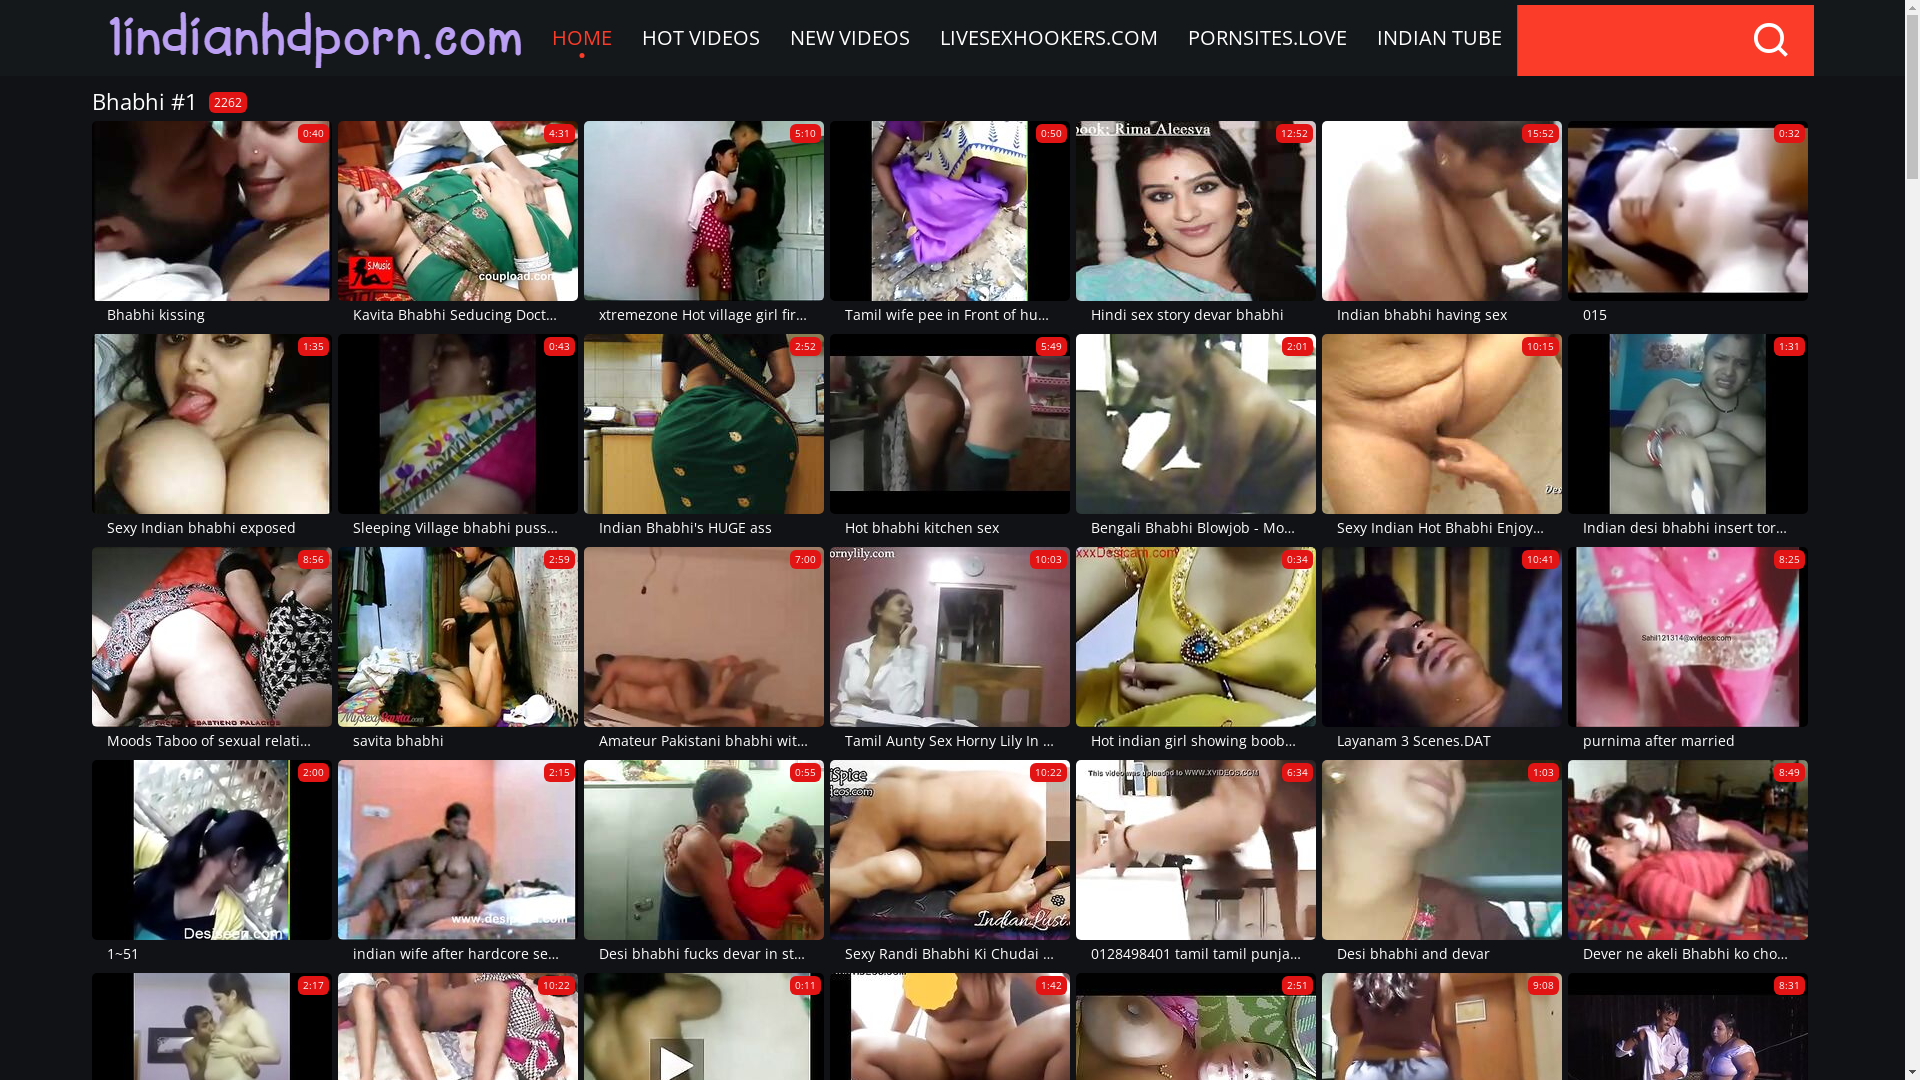 Image resolution: width=1920 pixels, height=1080 pixels. Describe the element at coordinates (949, 224) in the screenshot. I see `'0:50` at that location.